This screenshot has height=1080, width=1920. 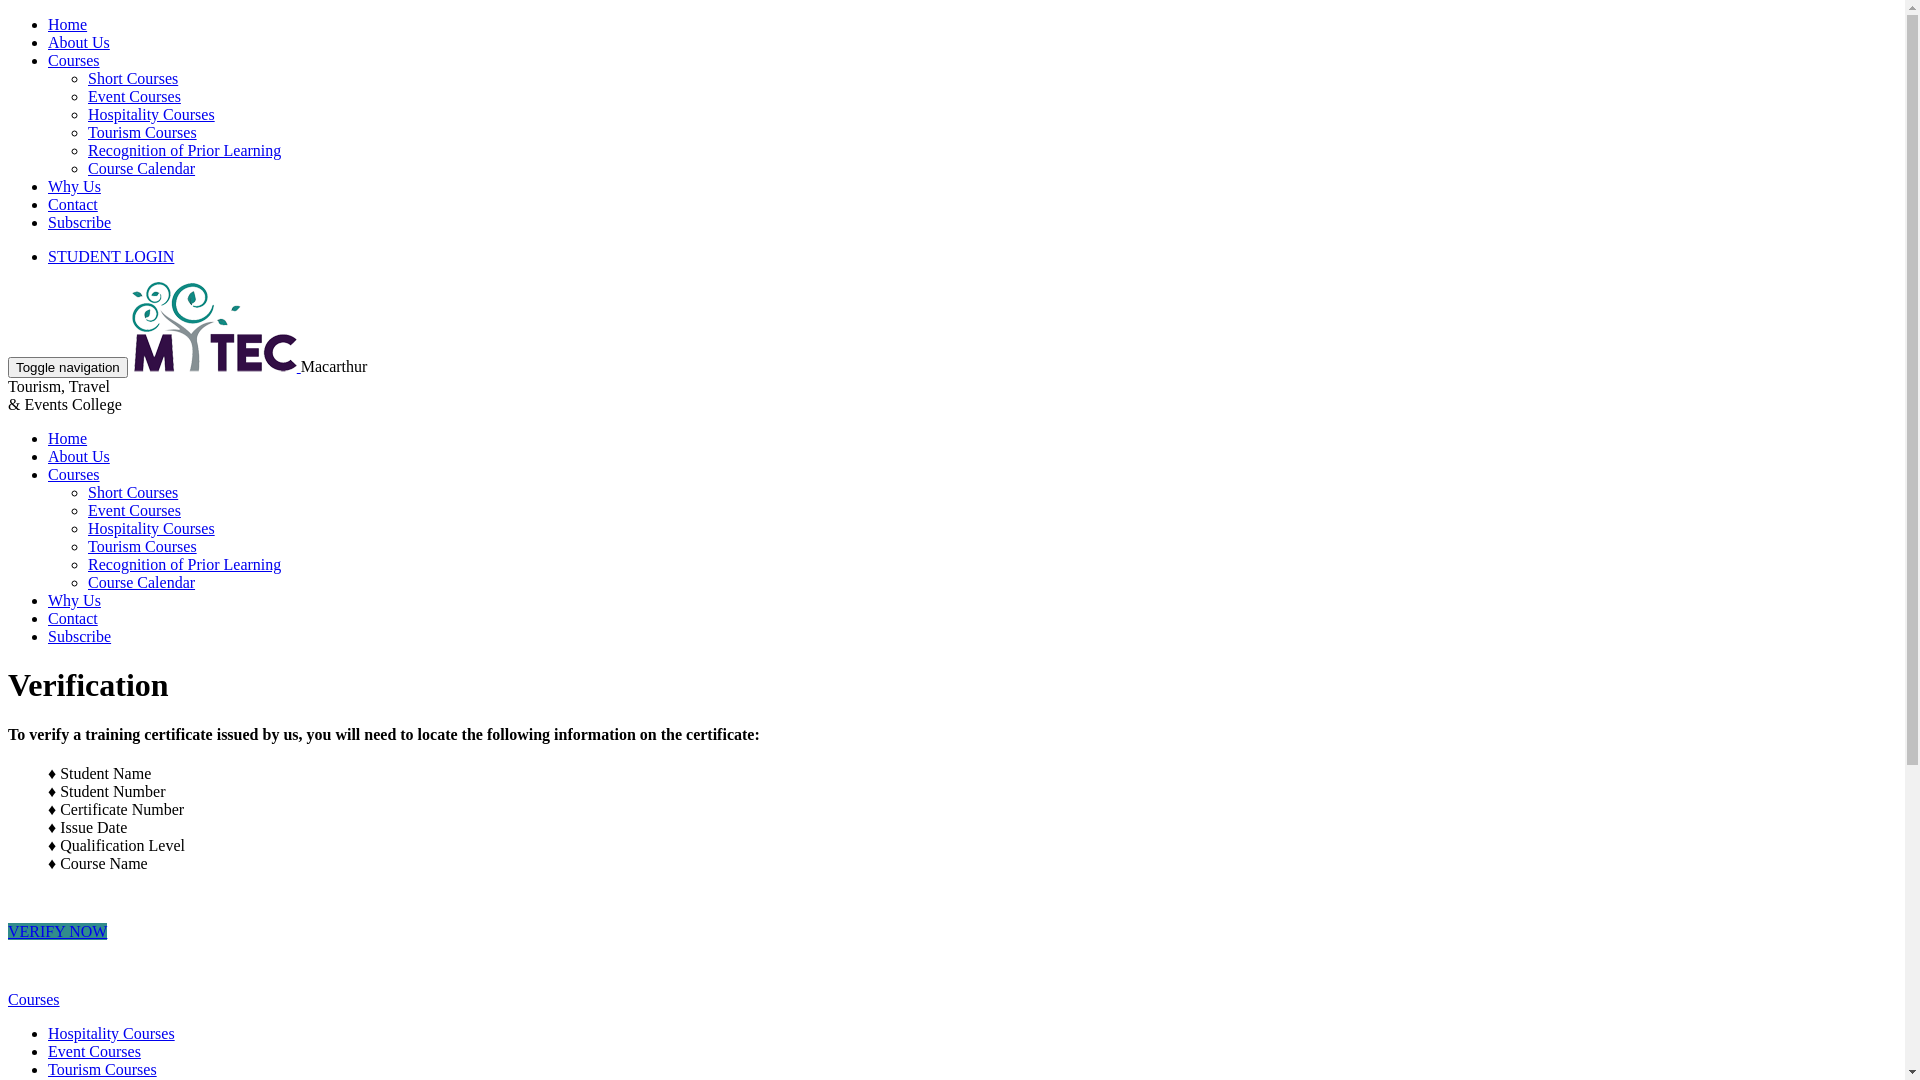 I want to click on 'Contact', so click(x=48, y=204).